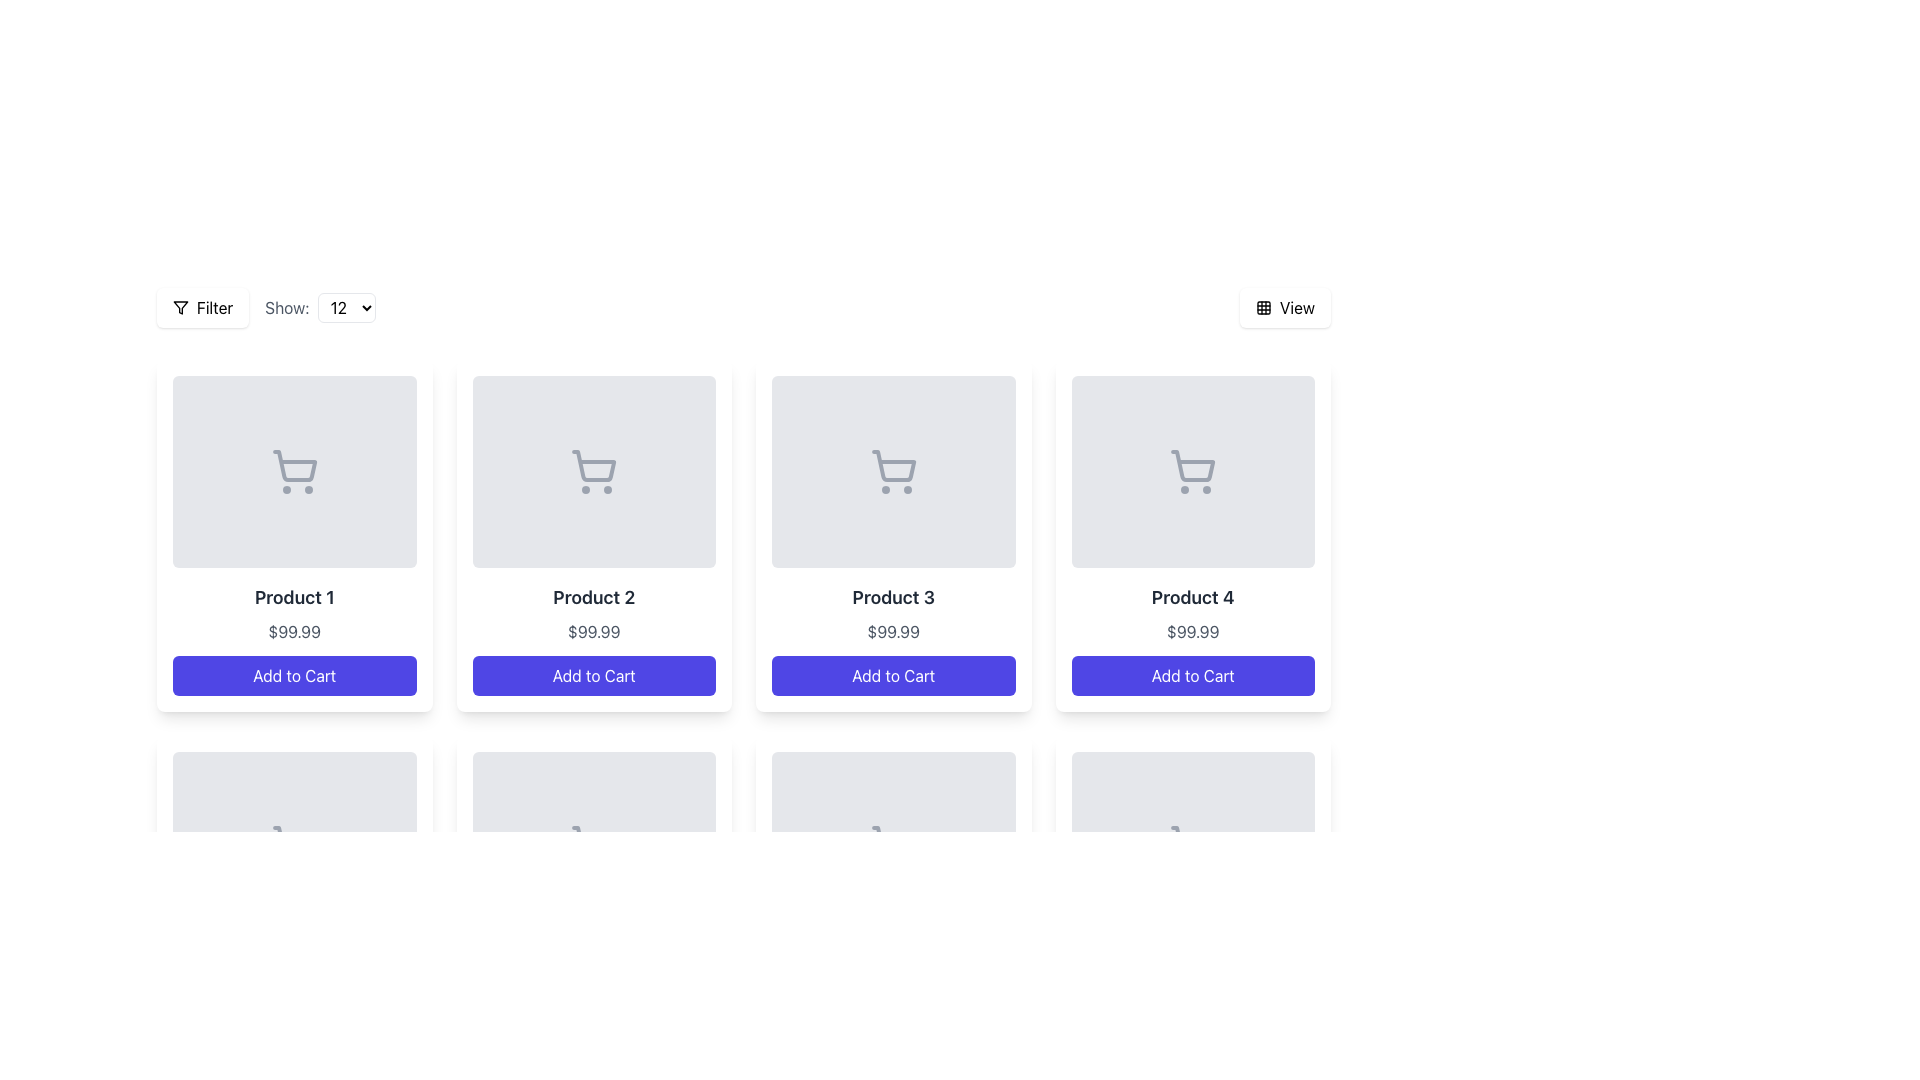 The height and width of the screenshot is (1080, 1920). I want to click on the product image placeholder for 'Product 4', which contains an icon indicating its category or availability, so click(1193, 471).